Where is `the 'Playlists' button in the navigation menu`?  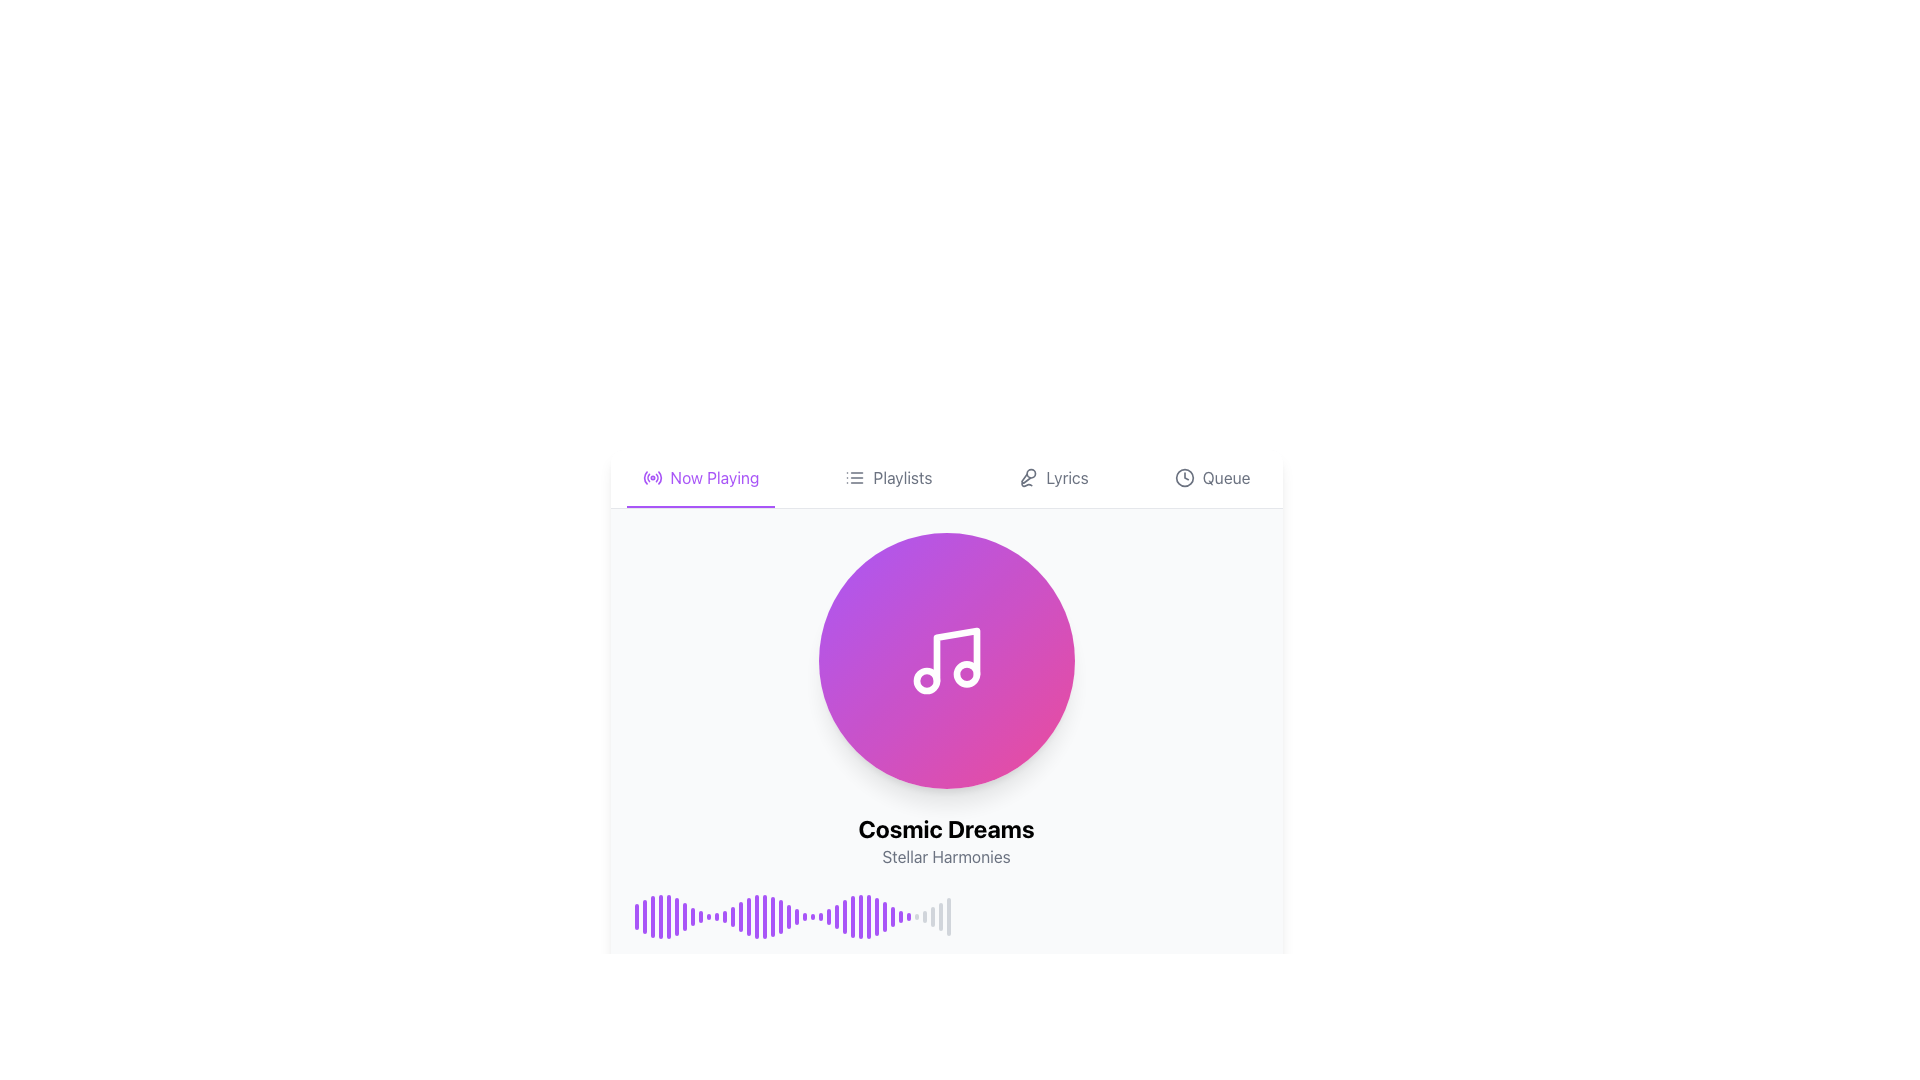
the 'Playlists' button in the navigation menu is located at coordinates (887, 478).